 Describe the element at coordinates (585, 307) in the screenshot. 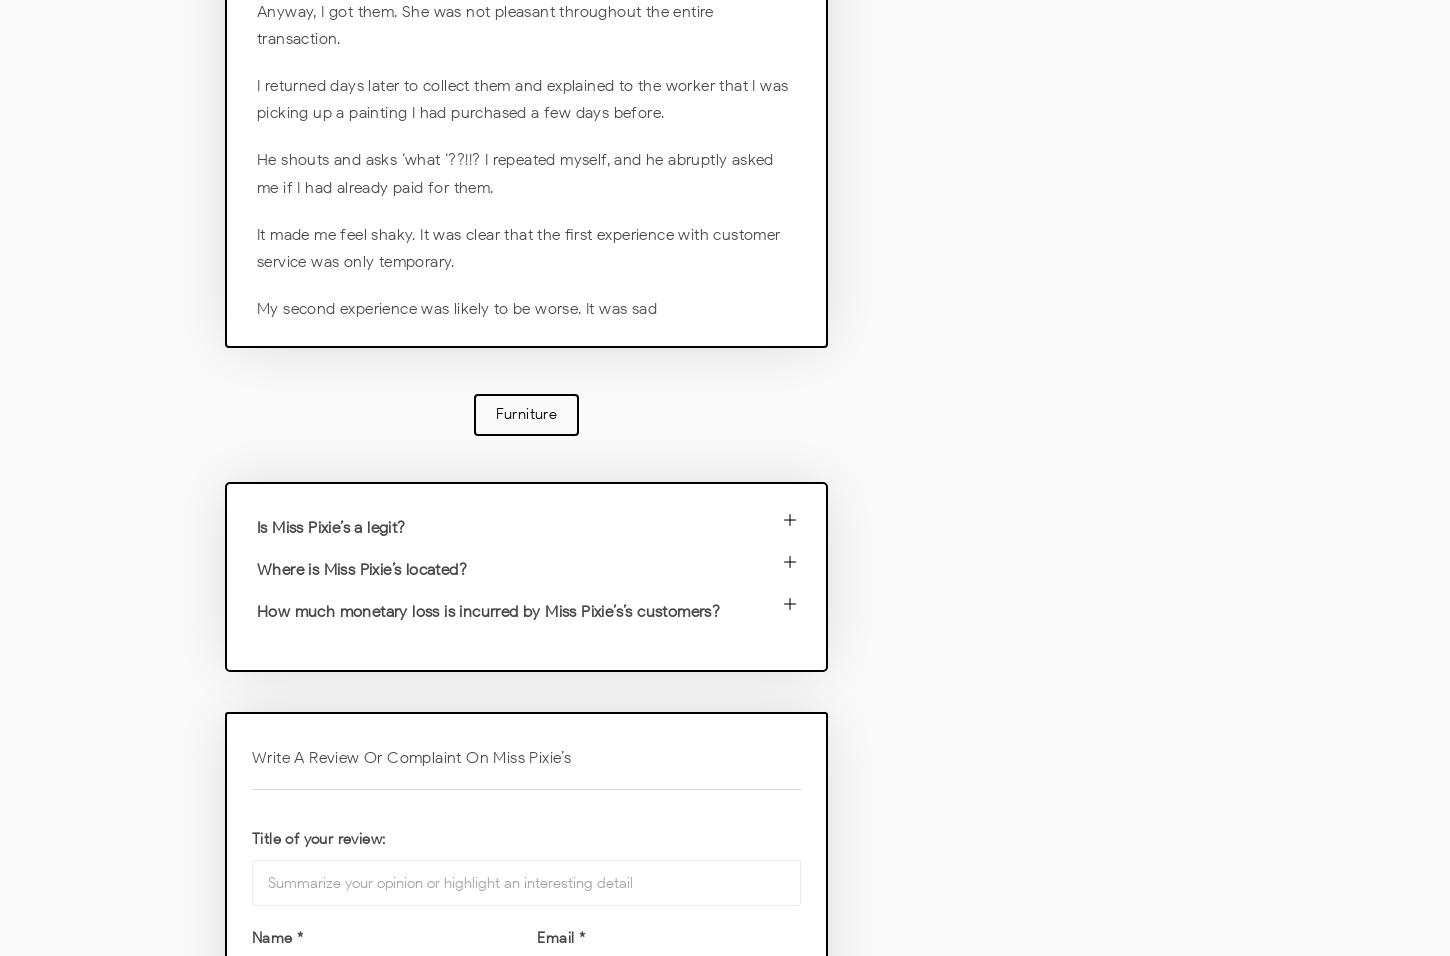

I see `'It was sad'` at that location.